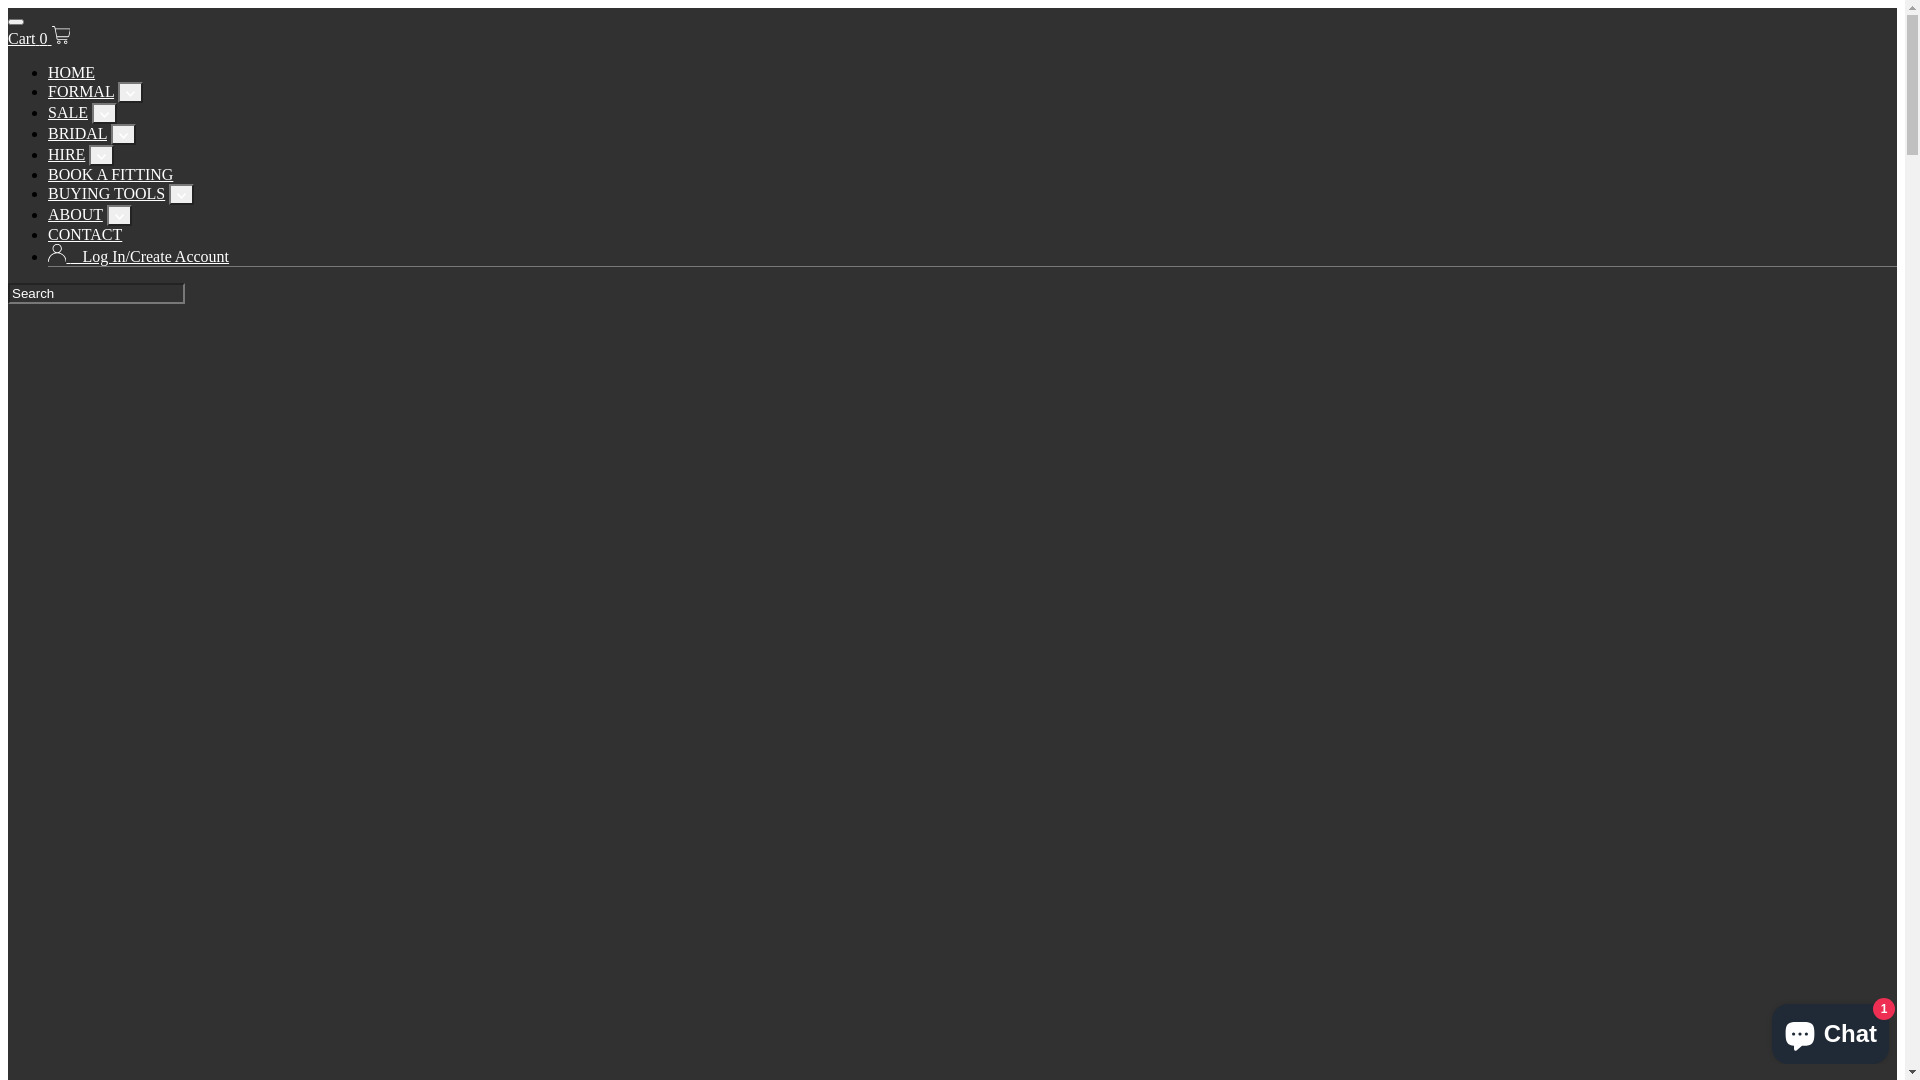 Image resolution: width=1920 pixels, height=1080 pixels. What do you see at coordinates (48, 112) in the screenshot?
I see `'SALE'` at bounding box center [48, 112].